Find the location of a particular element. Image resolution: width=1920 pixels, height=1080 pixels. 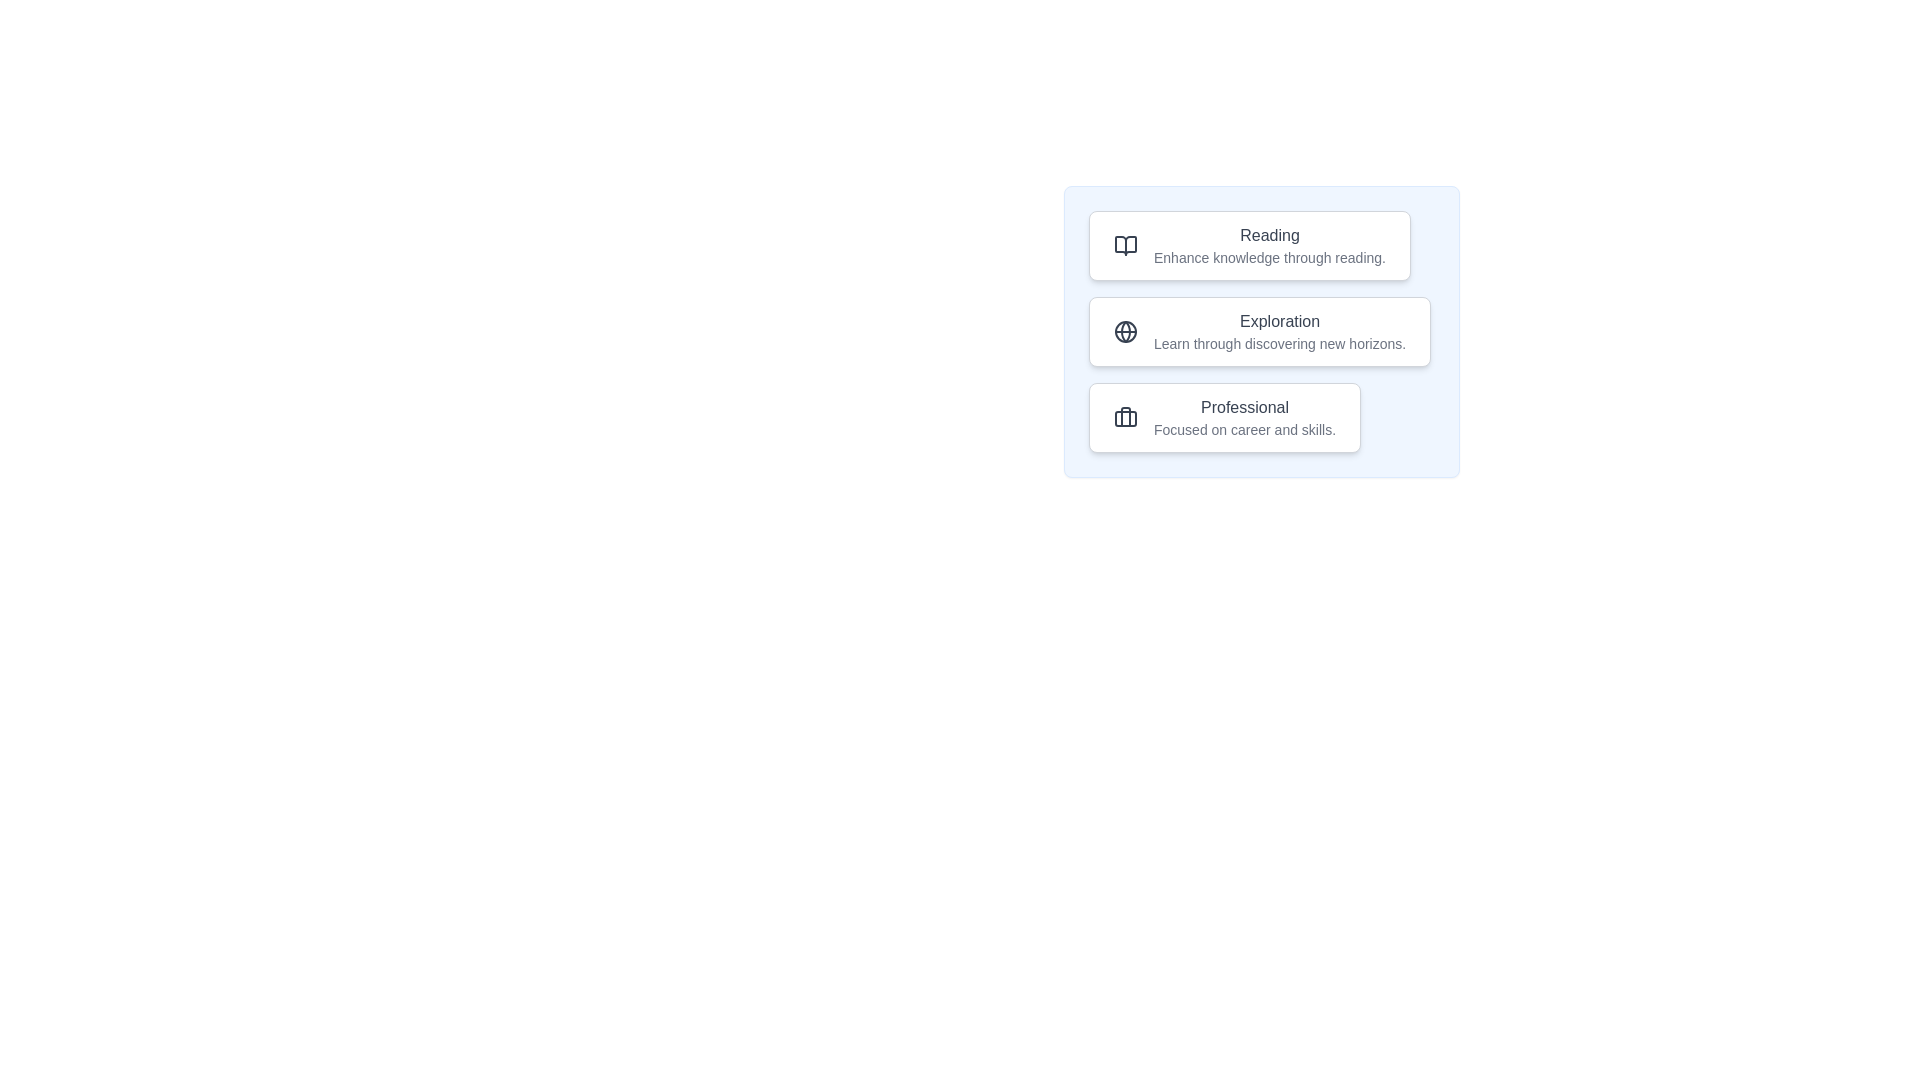

the focus chip labeled Exploration is located at coordinates (1259, 330).